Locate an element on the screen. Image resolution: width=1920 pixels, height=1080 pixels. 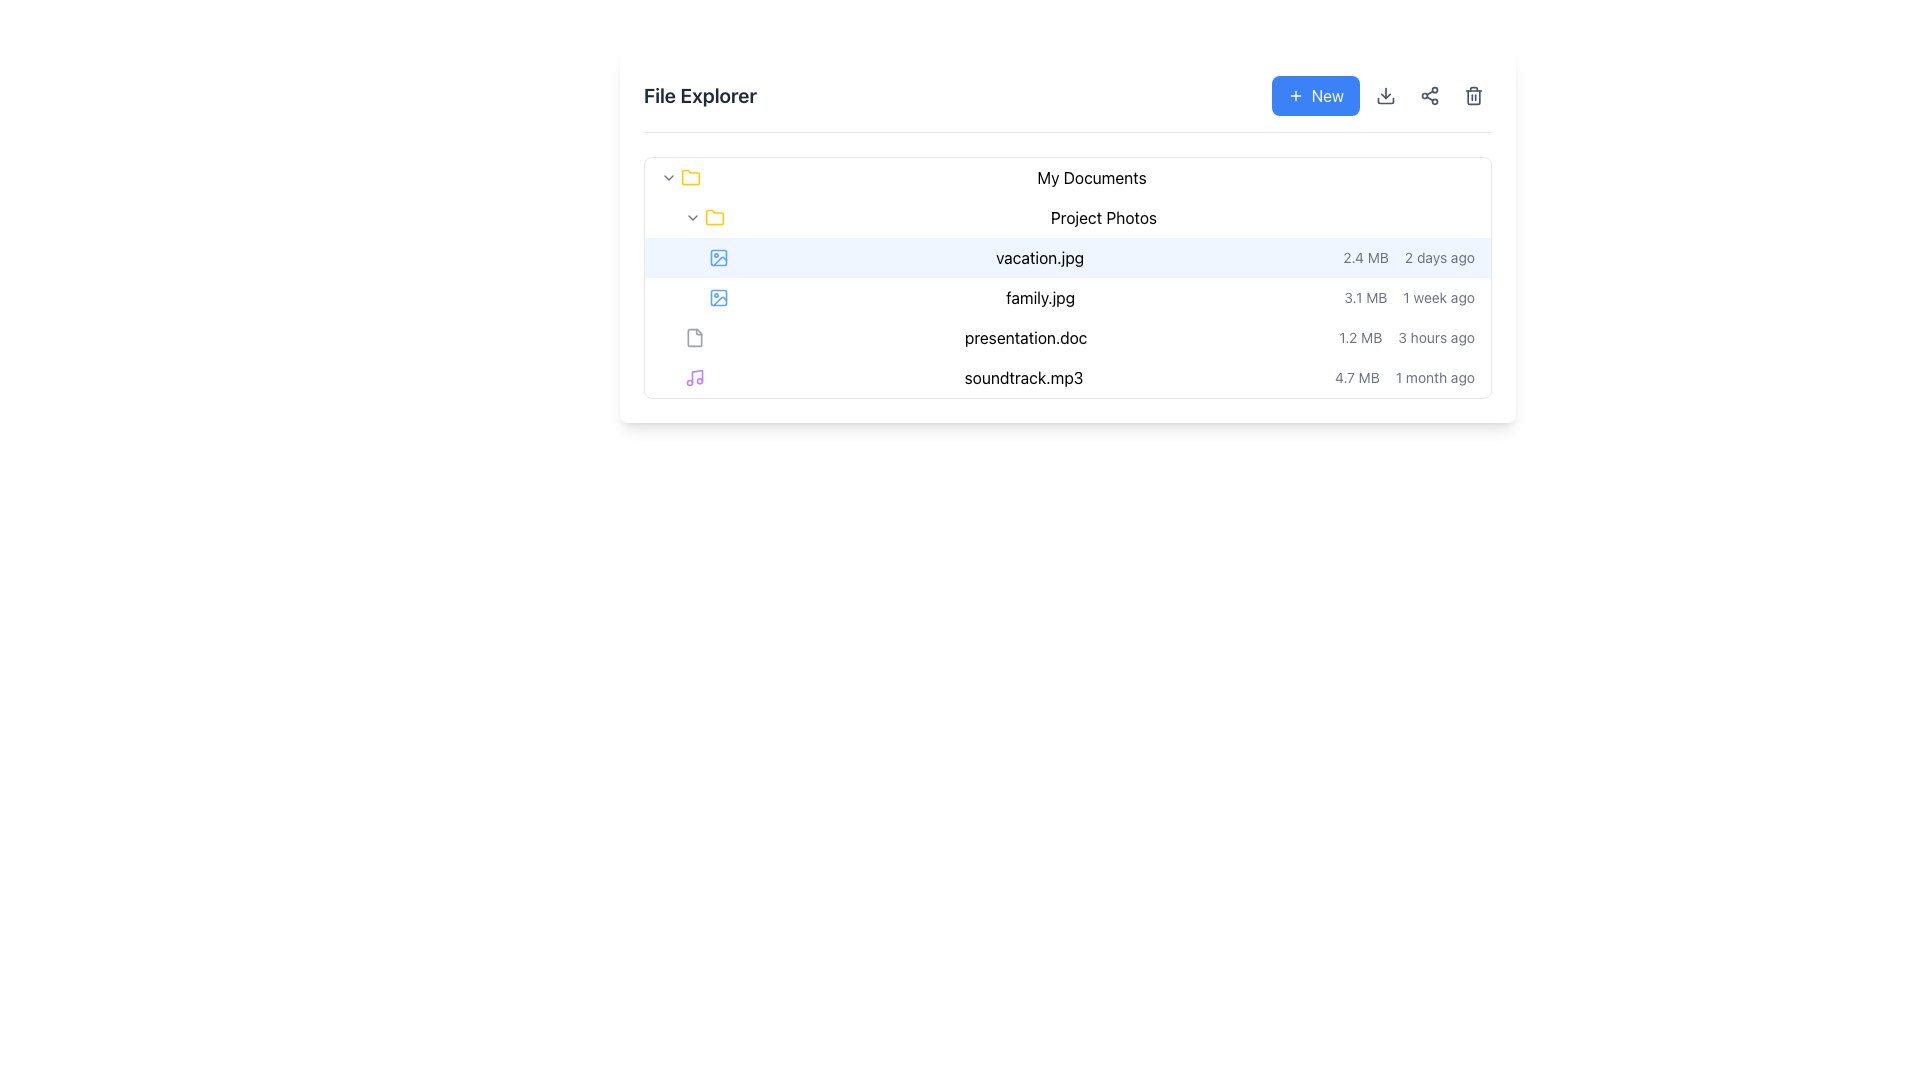
the delete button located in the top-right corner of the 'File Explorer' section is located at coordinates (1473, 96).